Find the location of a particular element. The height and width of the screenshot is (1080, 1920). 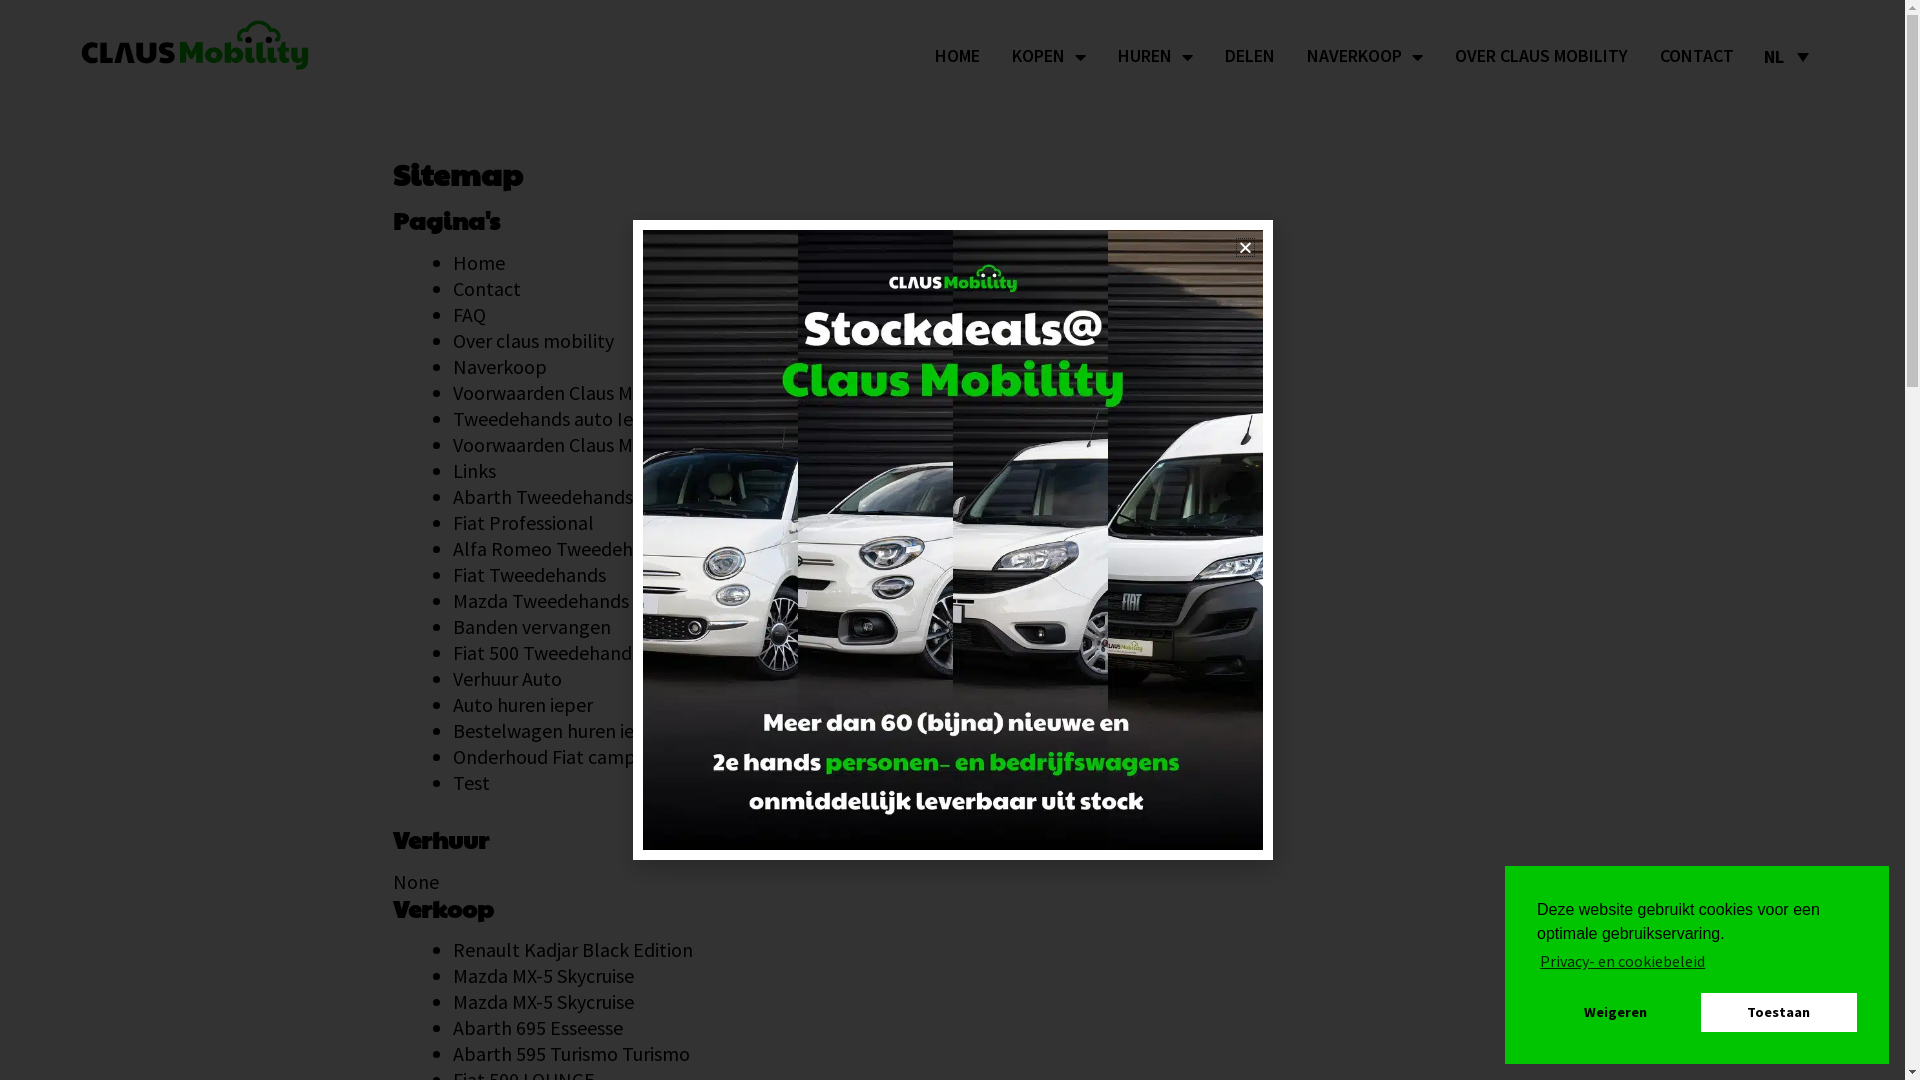

'Auto huren ieper' is located at coordinates (522, 703).